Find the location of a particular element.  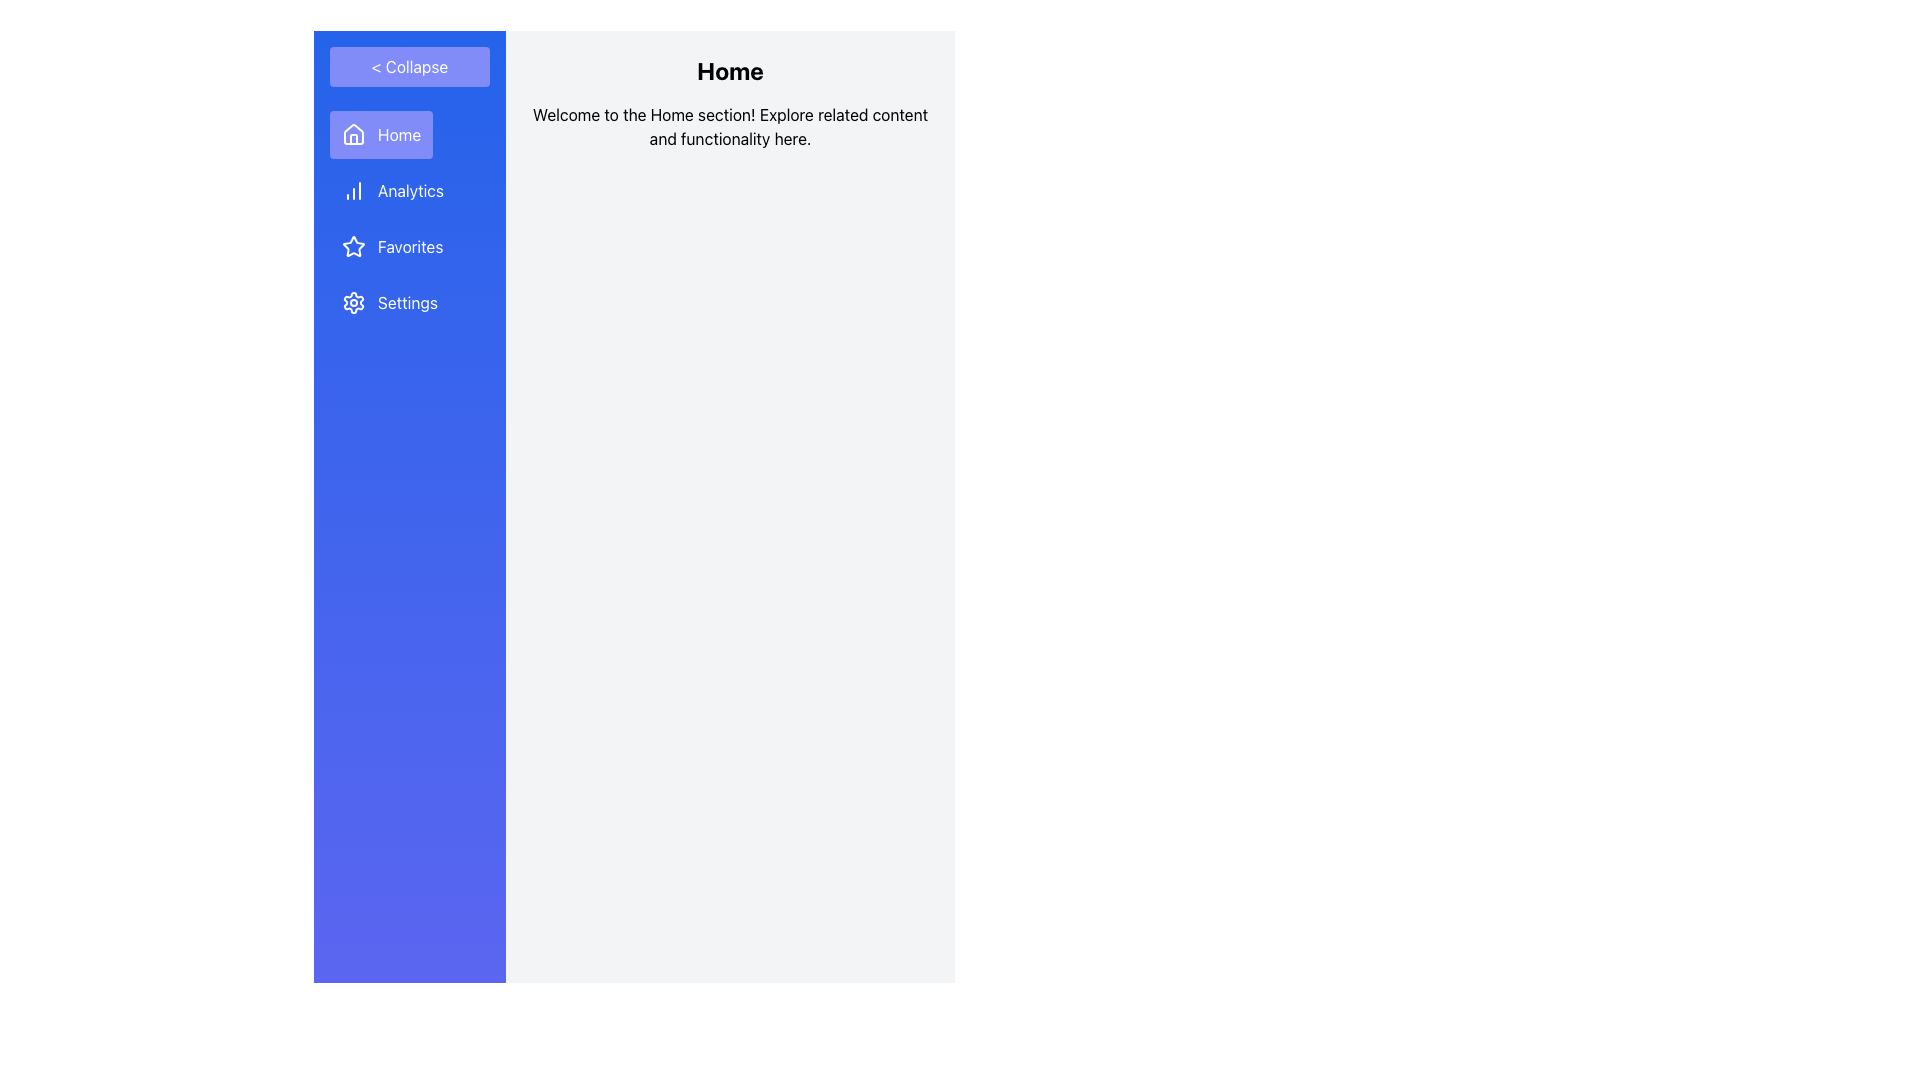

the blue five-point star icon located in the left sidebar menu, which is positioned next to the 'Favorites' label is located at coordinates (354, 245).